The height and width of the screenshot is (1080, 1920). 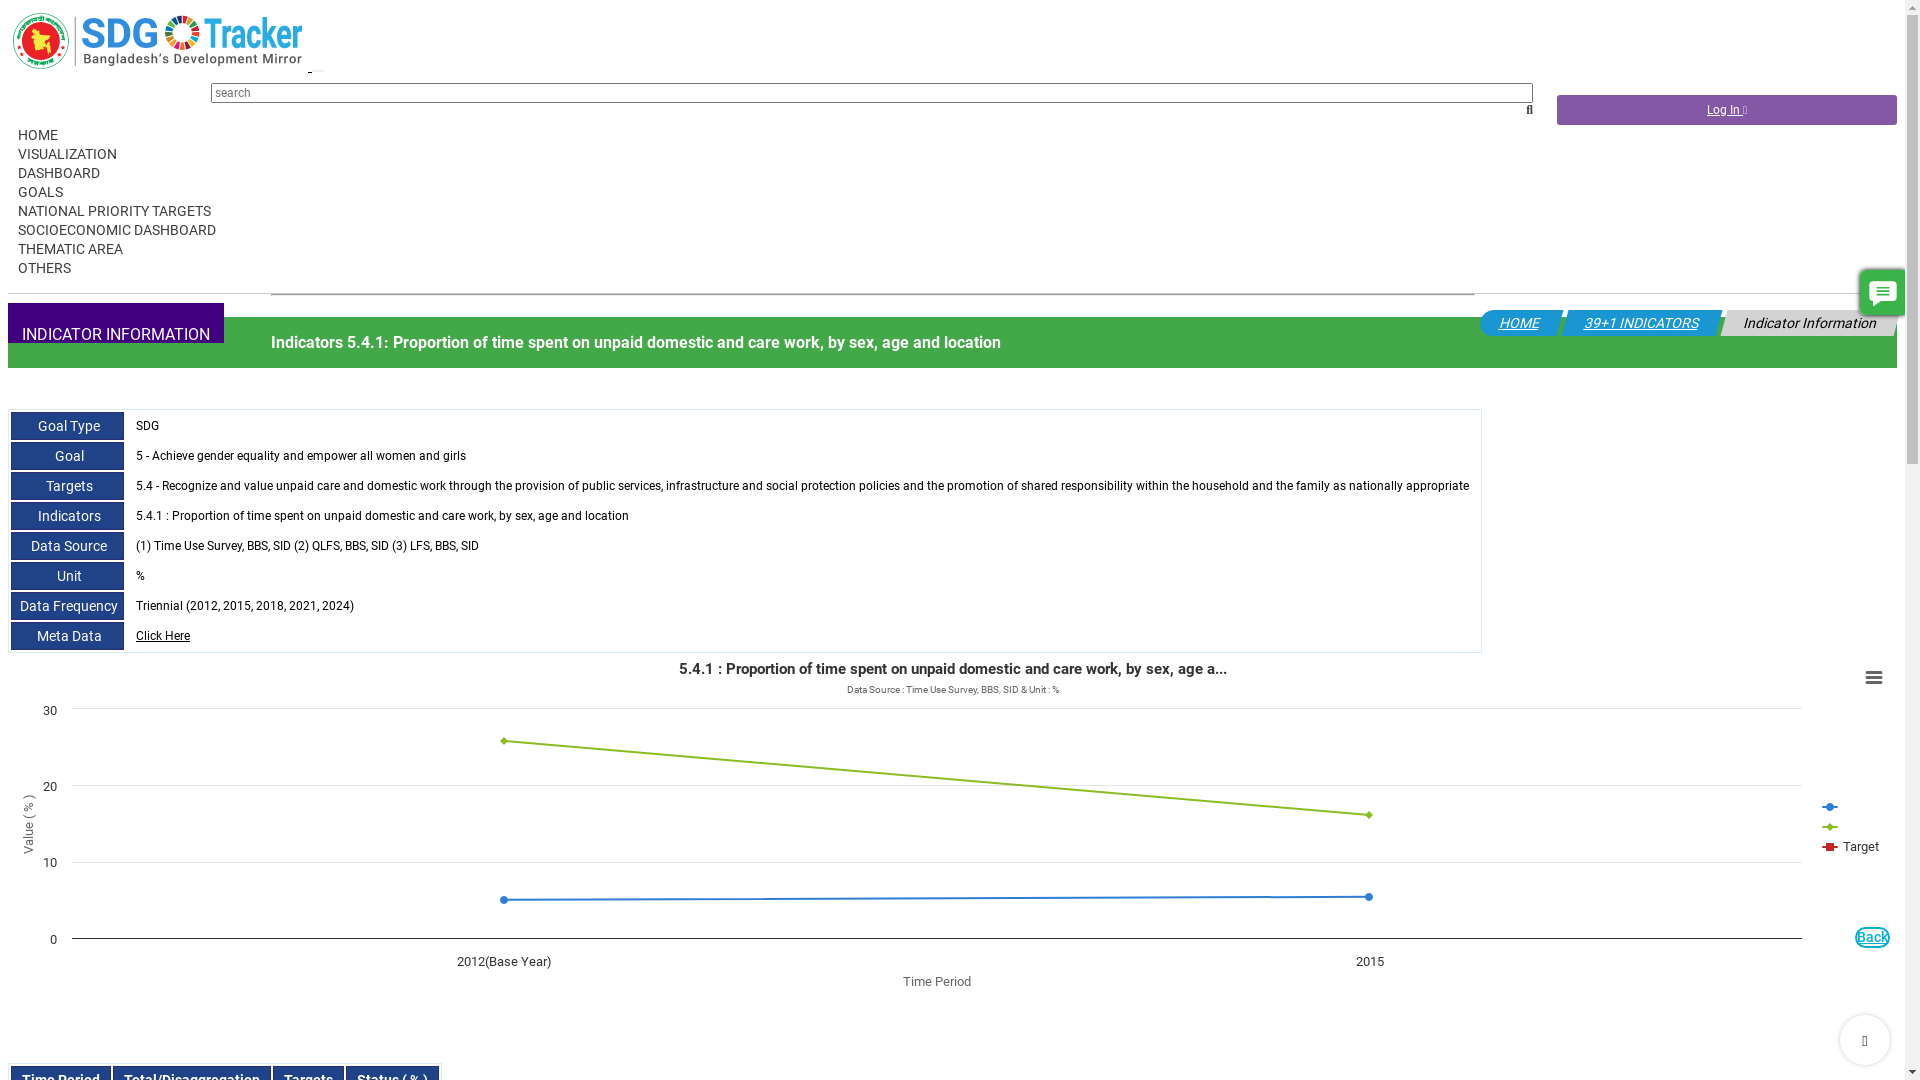 I want to click on 'HOME', so click(x=33, y=135).